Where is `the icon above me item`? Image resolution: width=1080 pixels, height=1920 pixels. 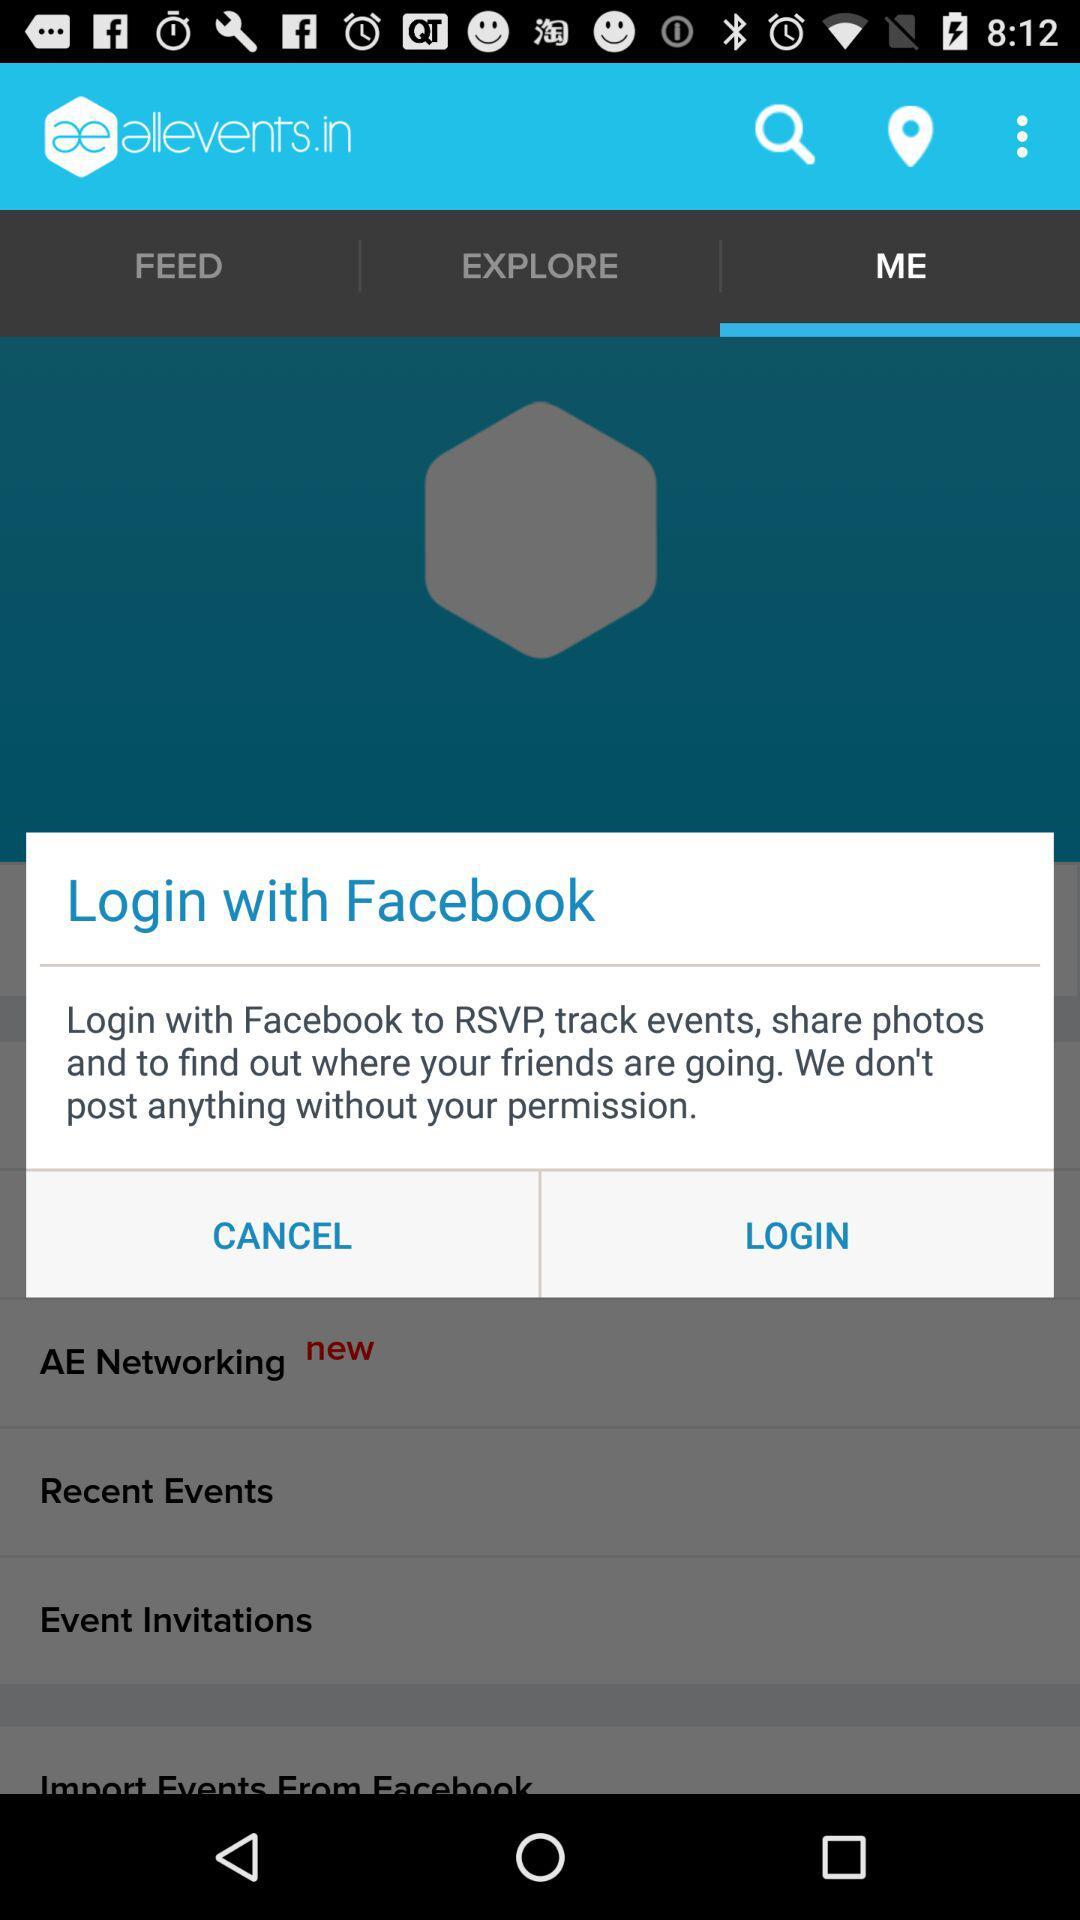 the icon above me item is located at coordinates (911, 135).